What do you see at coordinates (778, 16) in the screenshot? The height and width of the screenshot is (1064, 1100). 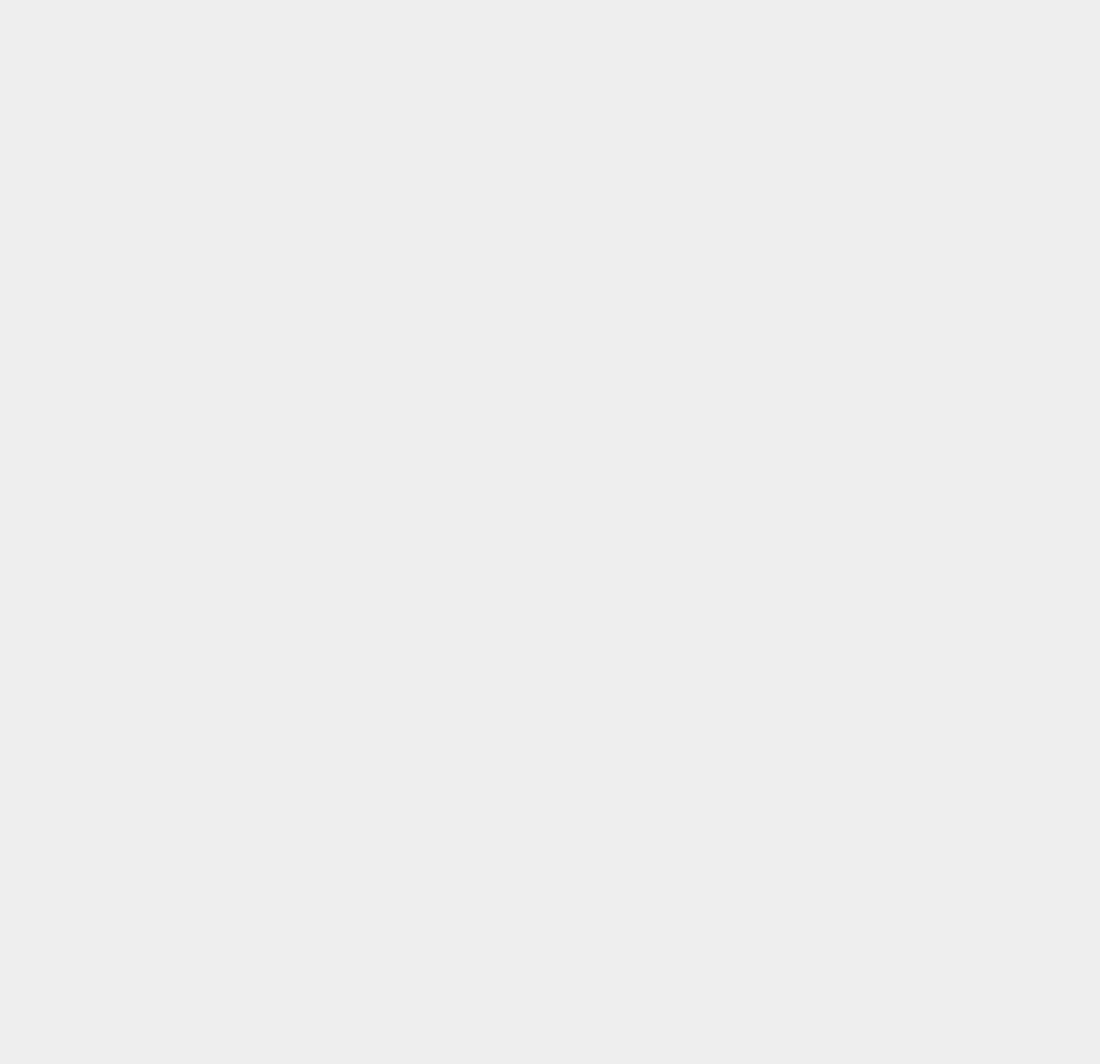 I see `'eSignature'` at bounding box center [778, 16].